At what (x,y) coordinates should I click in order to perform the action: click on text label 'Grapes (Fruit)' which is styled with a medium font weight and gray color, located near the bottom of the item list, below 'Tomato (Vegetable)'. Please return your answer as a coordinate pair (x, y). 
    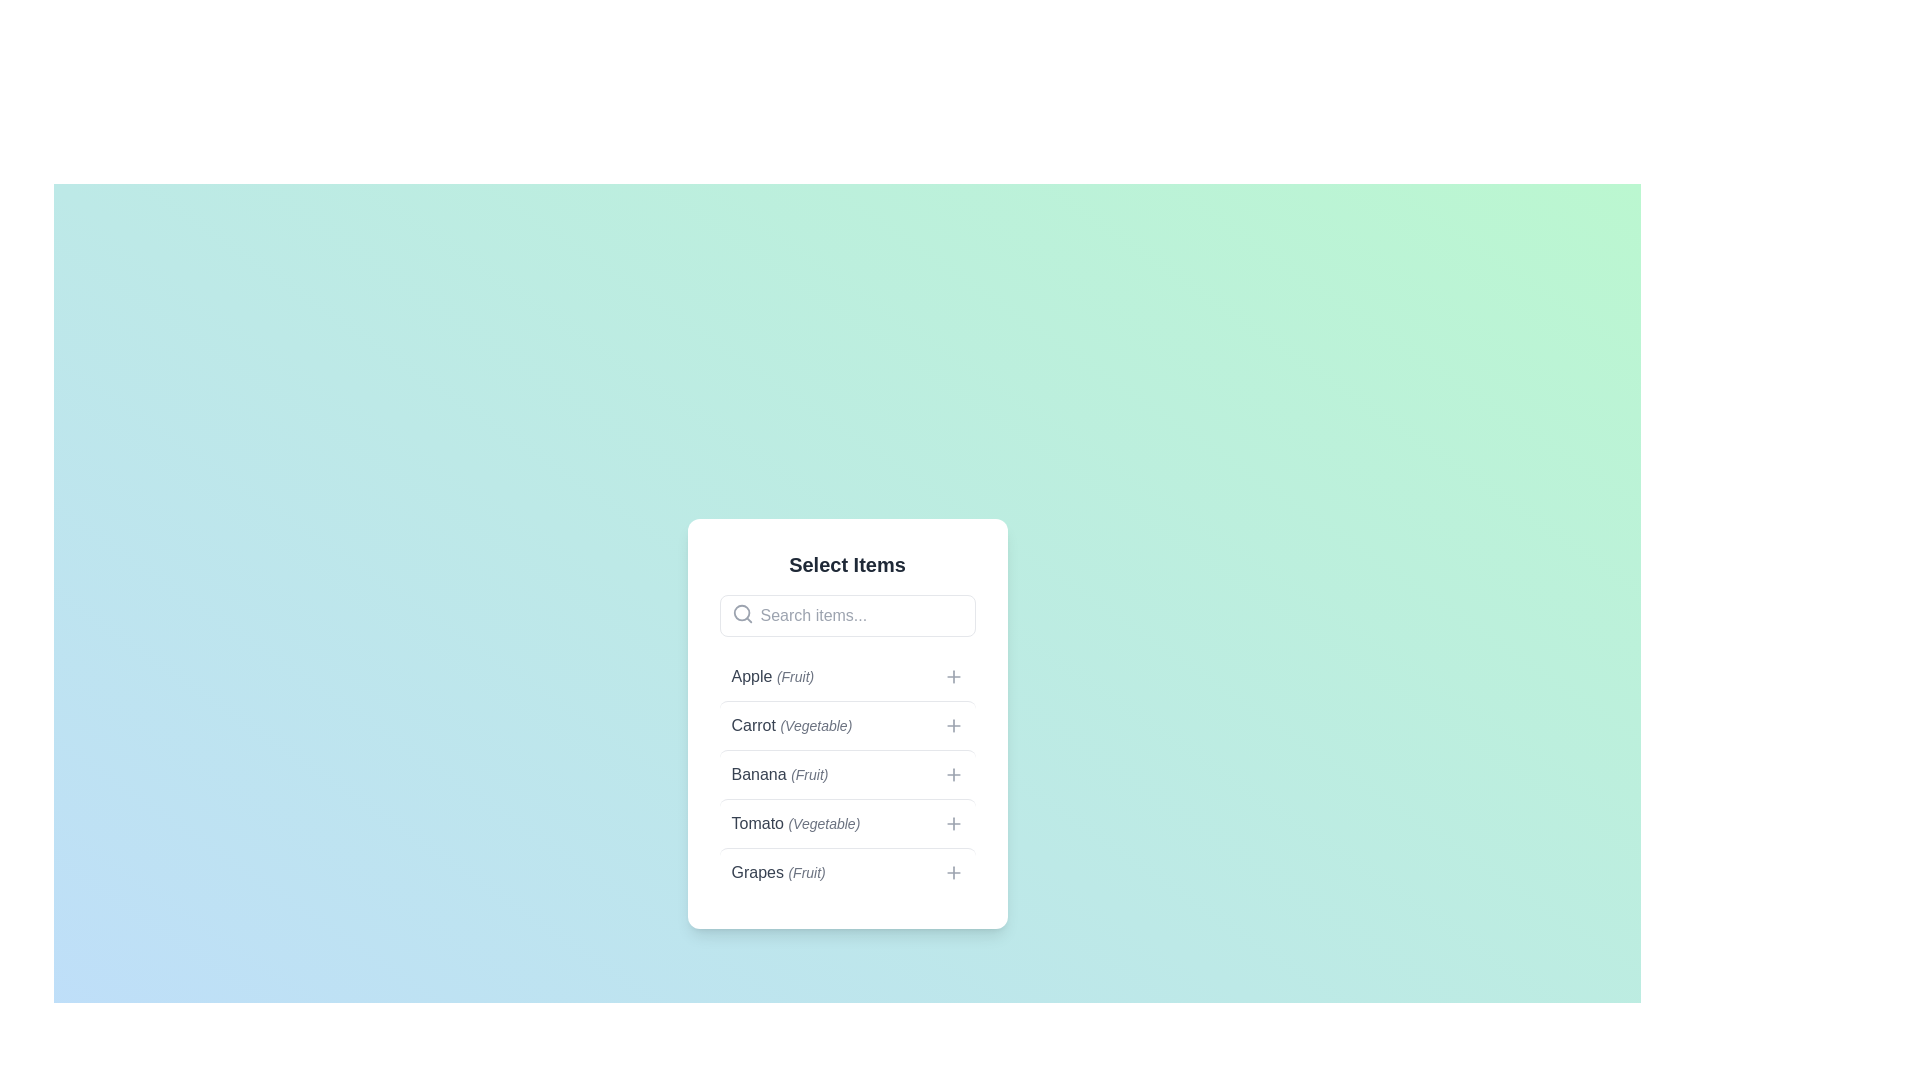
    Looking at the image, I should click on (777, 871).